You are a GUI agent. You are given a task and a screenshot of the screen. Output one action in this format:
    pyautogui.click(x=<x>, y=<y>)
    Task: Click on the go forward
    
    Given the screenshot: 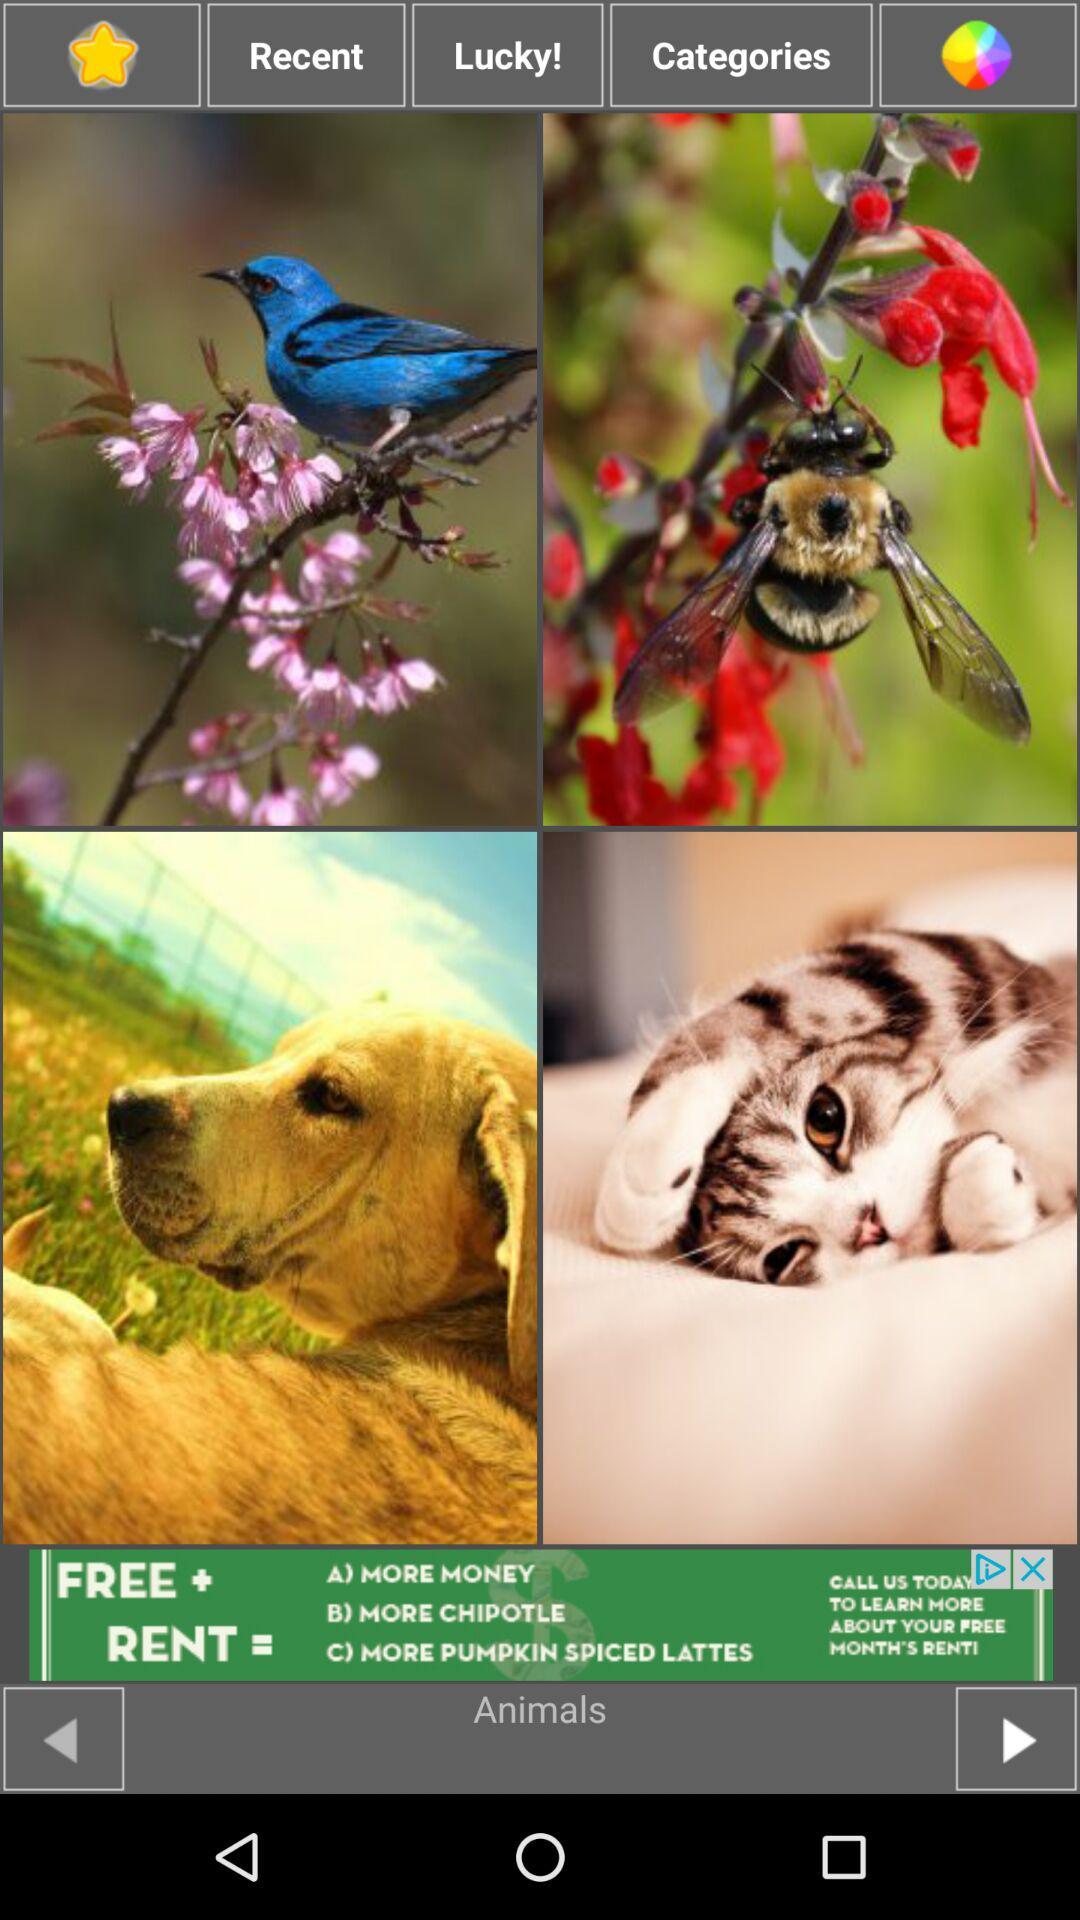 What is the action you would take?
    pyautogui.click(x=1016, y=1737)
    